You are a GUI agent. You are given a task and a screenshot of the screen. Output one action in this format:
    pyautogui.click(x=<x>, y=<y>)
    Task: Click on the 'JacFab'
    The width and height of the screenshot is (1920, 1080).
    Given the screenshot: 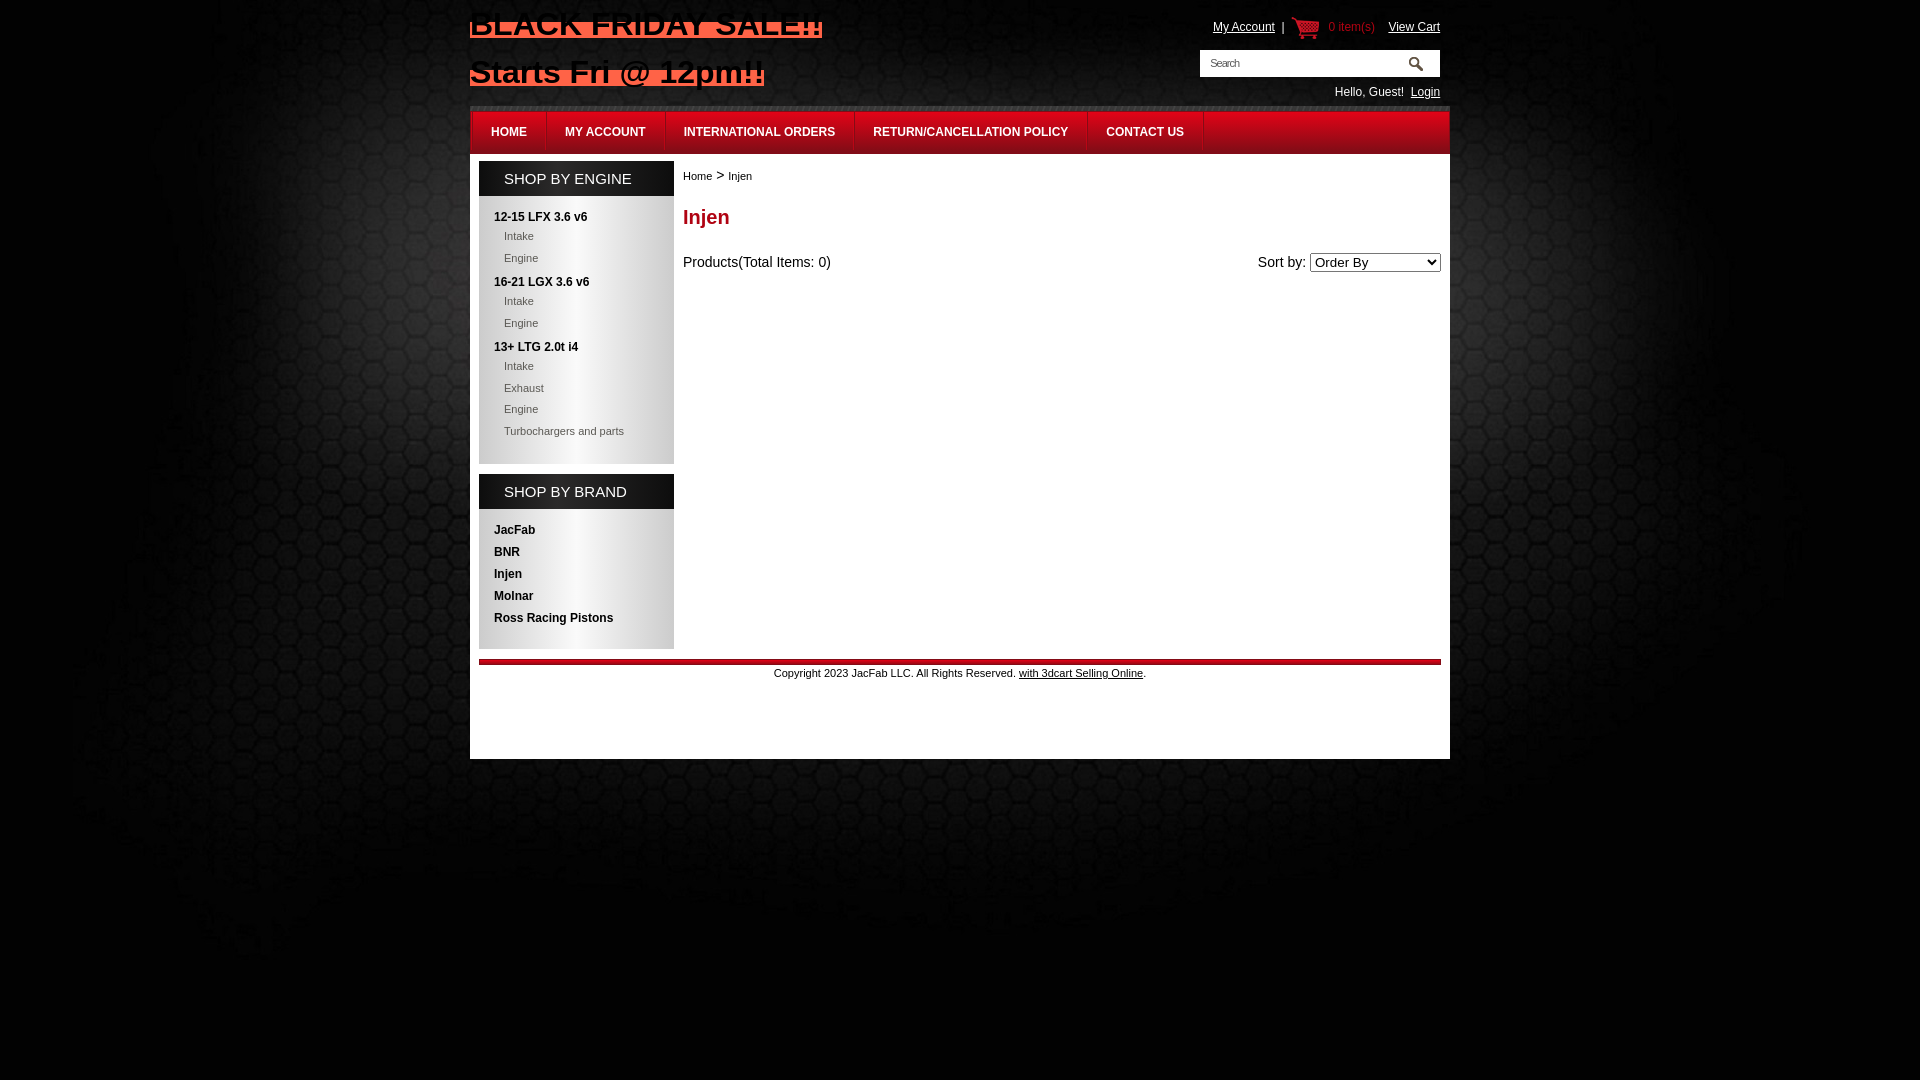 What is the action you would take?
    pyautogui.click(x=575, y=528)
    